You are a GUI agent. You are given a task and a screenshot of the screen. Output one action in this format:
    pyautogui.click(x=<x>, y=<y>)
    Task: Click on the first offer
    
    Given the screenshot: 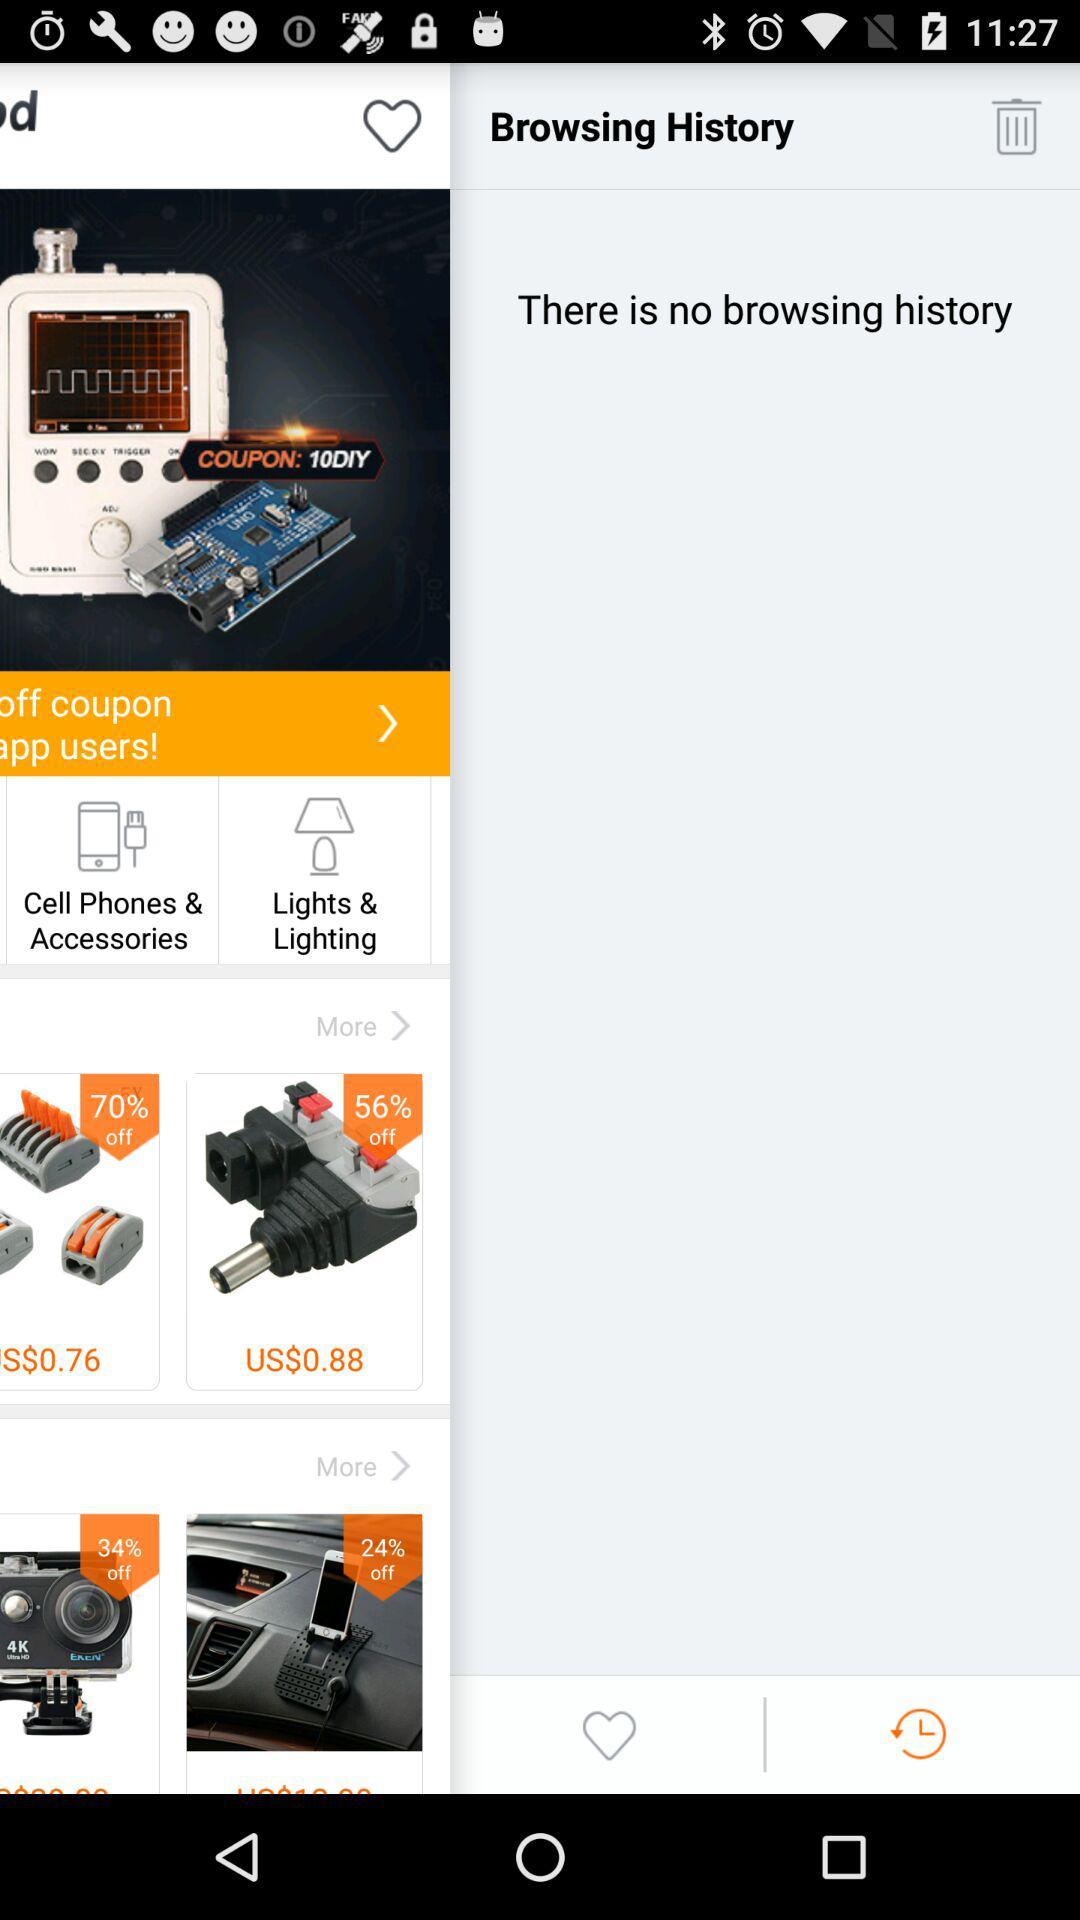 What is the action you would take?
    pyautogui.click(x=224, y=429)
    